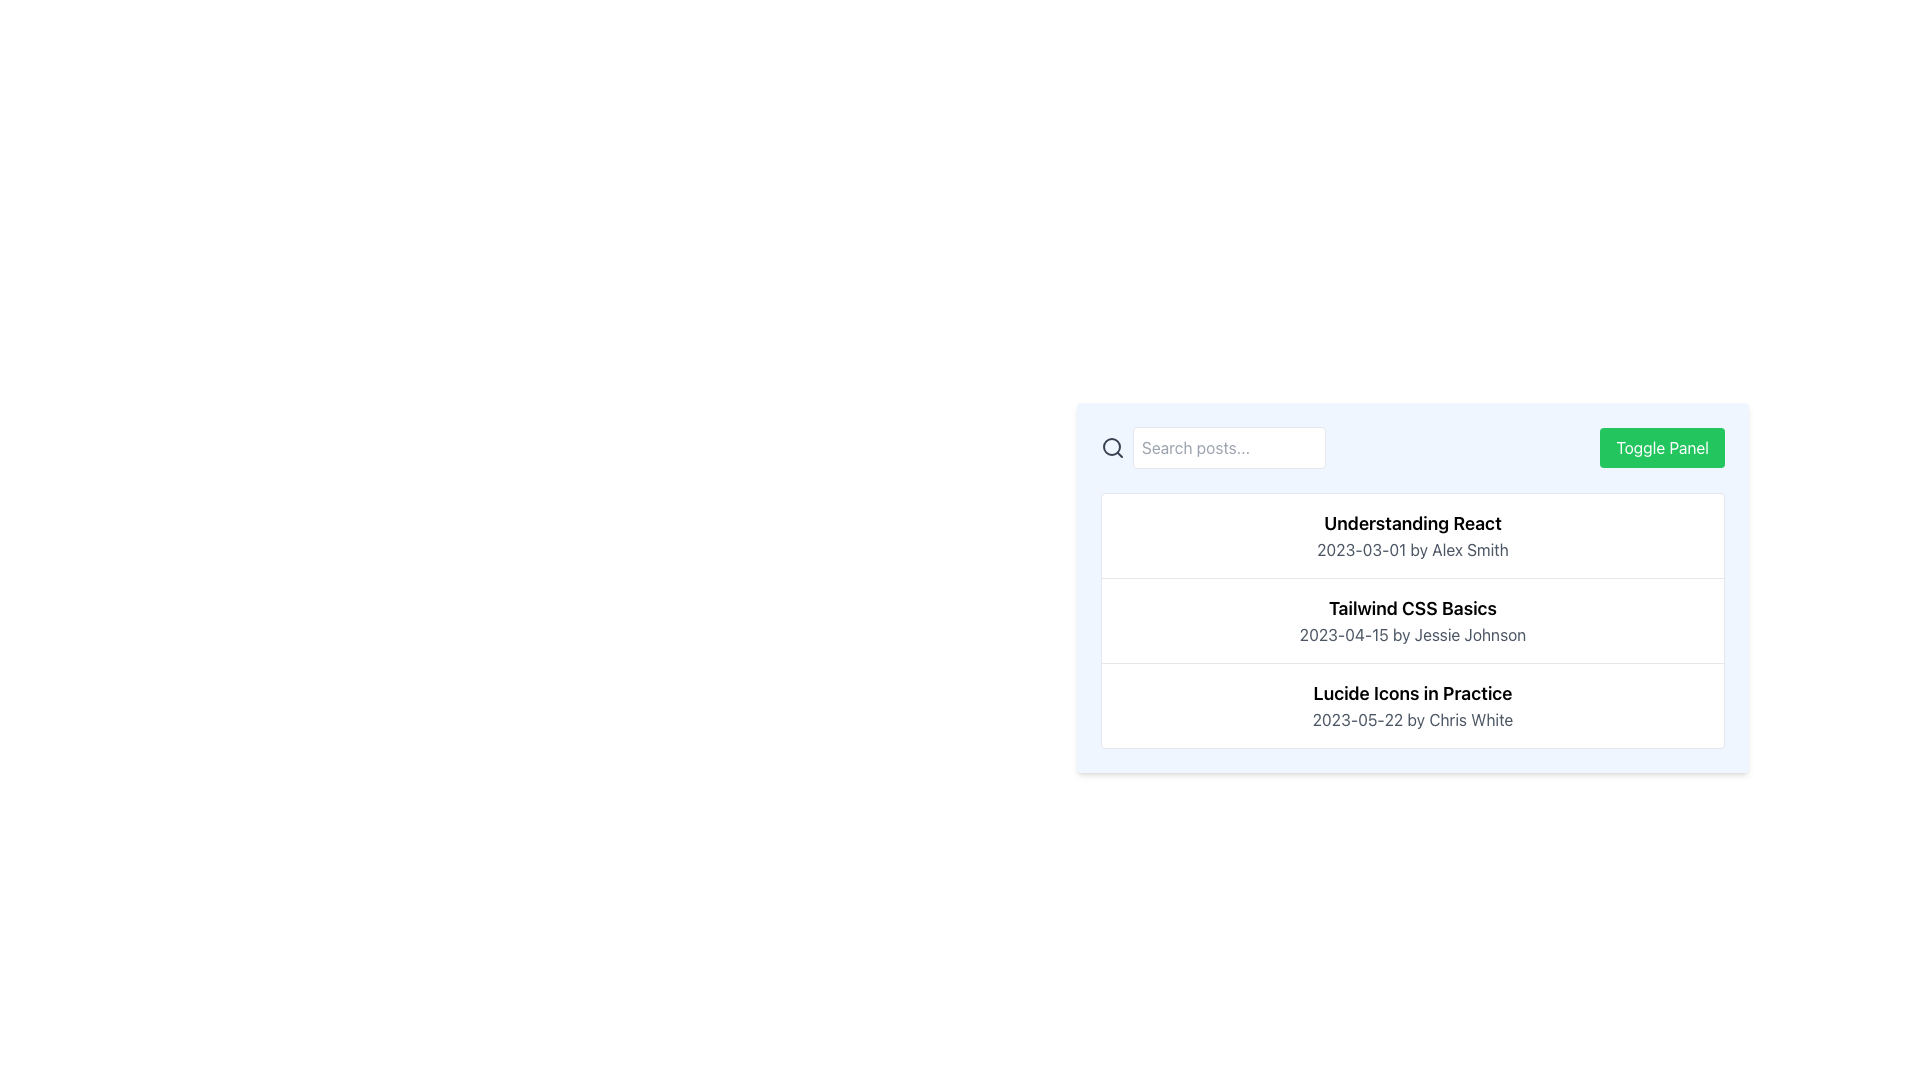  I want to click on the solid circular shape located within the magnifying glass icon at the left end of the search bar, so click(1111, 446).